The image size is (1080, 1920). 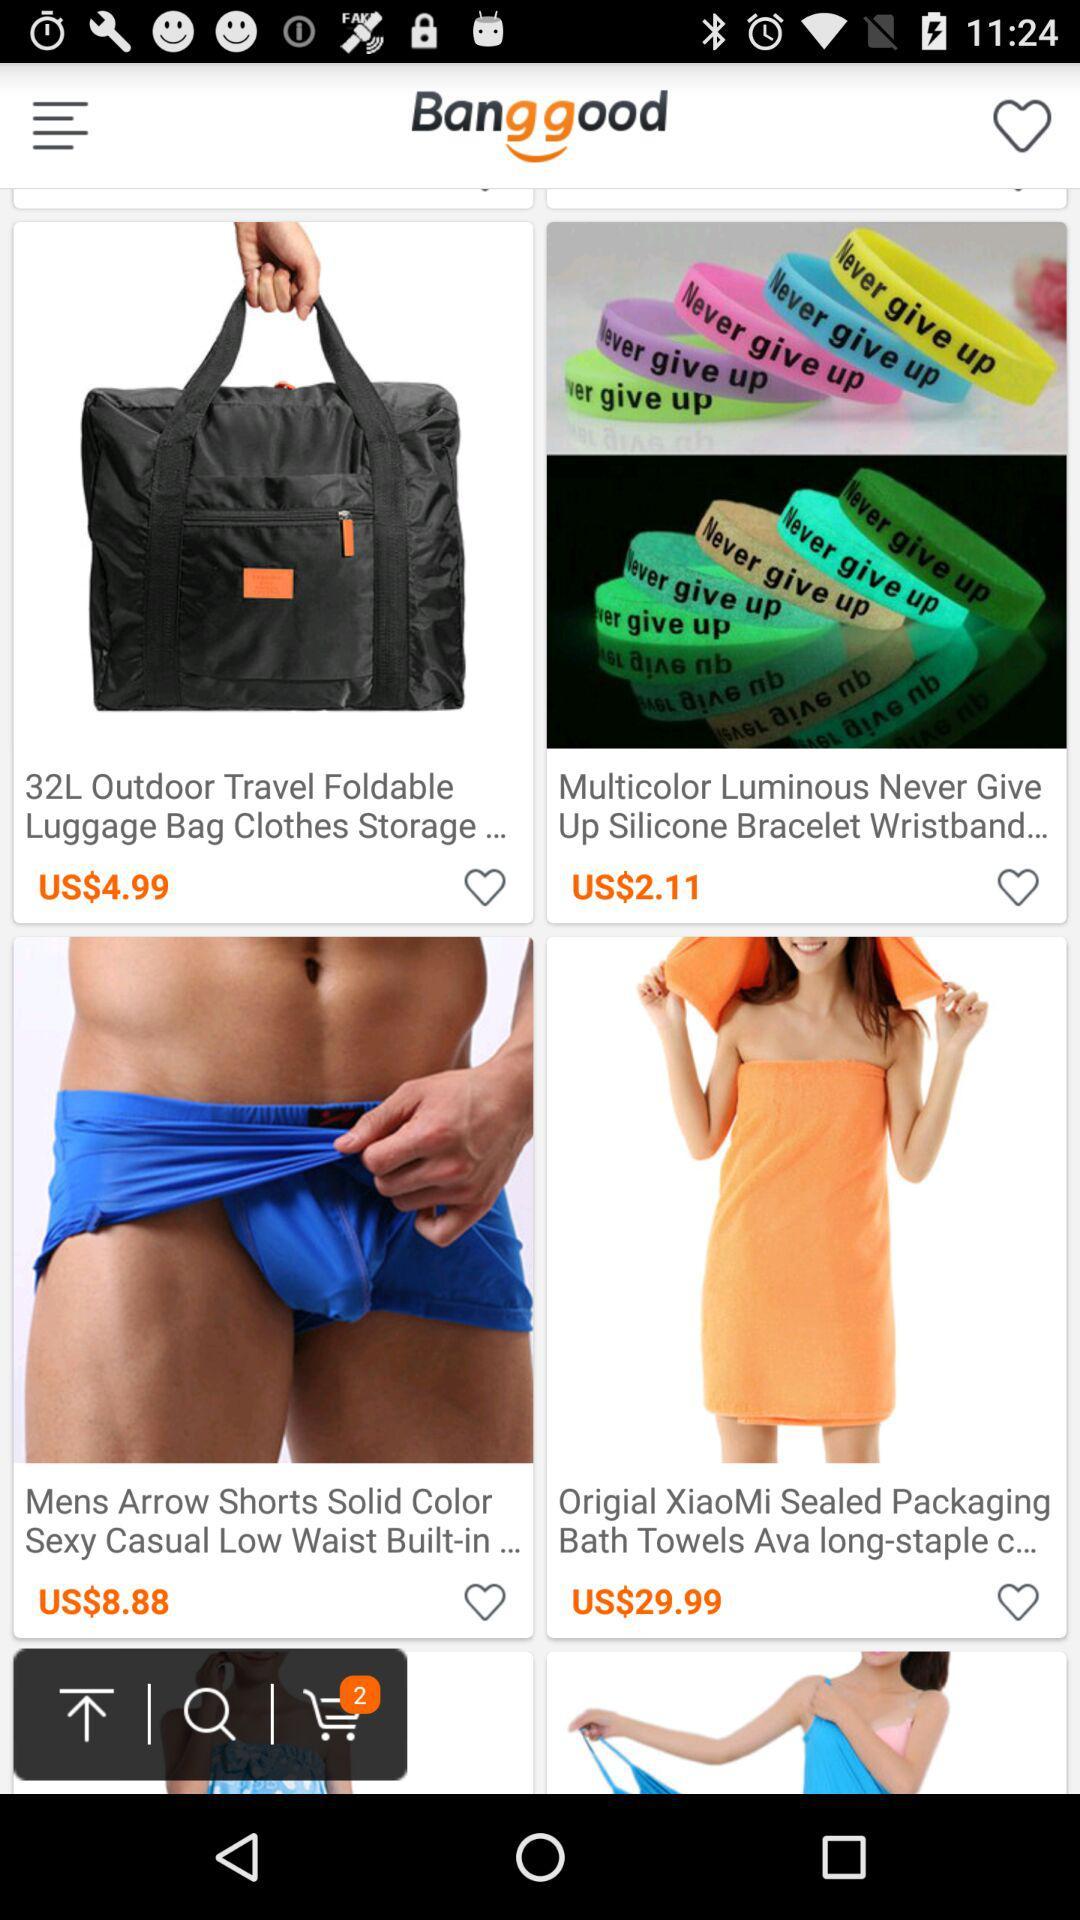 I want to click on to favorites, so click(x=485, y=885).